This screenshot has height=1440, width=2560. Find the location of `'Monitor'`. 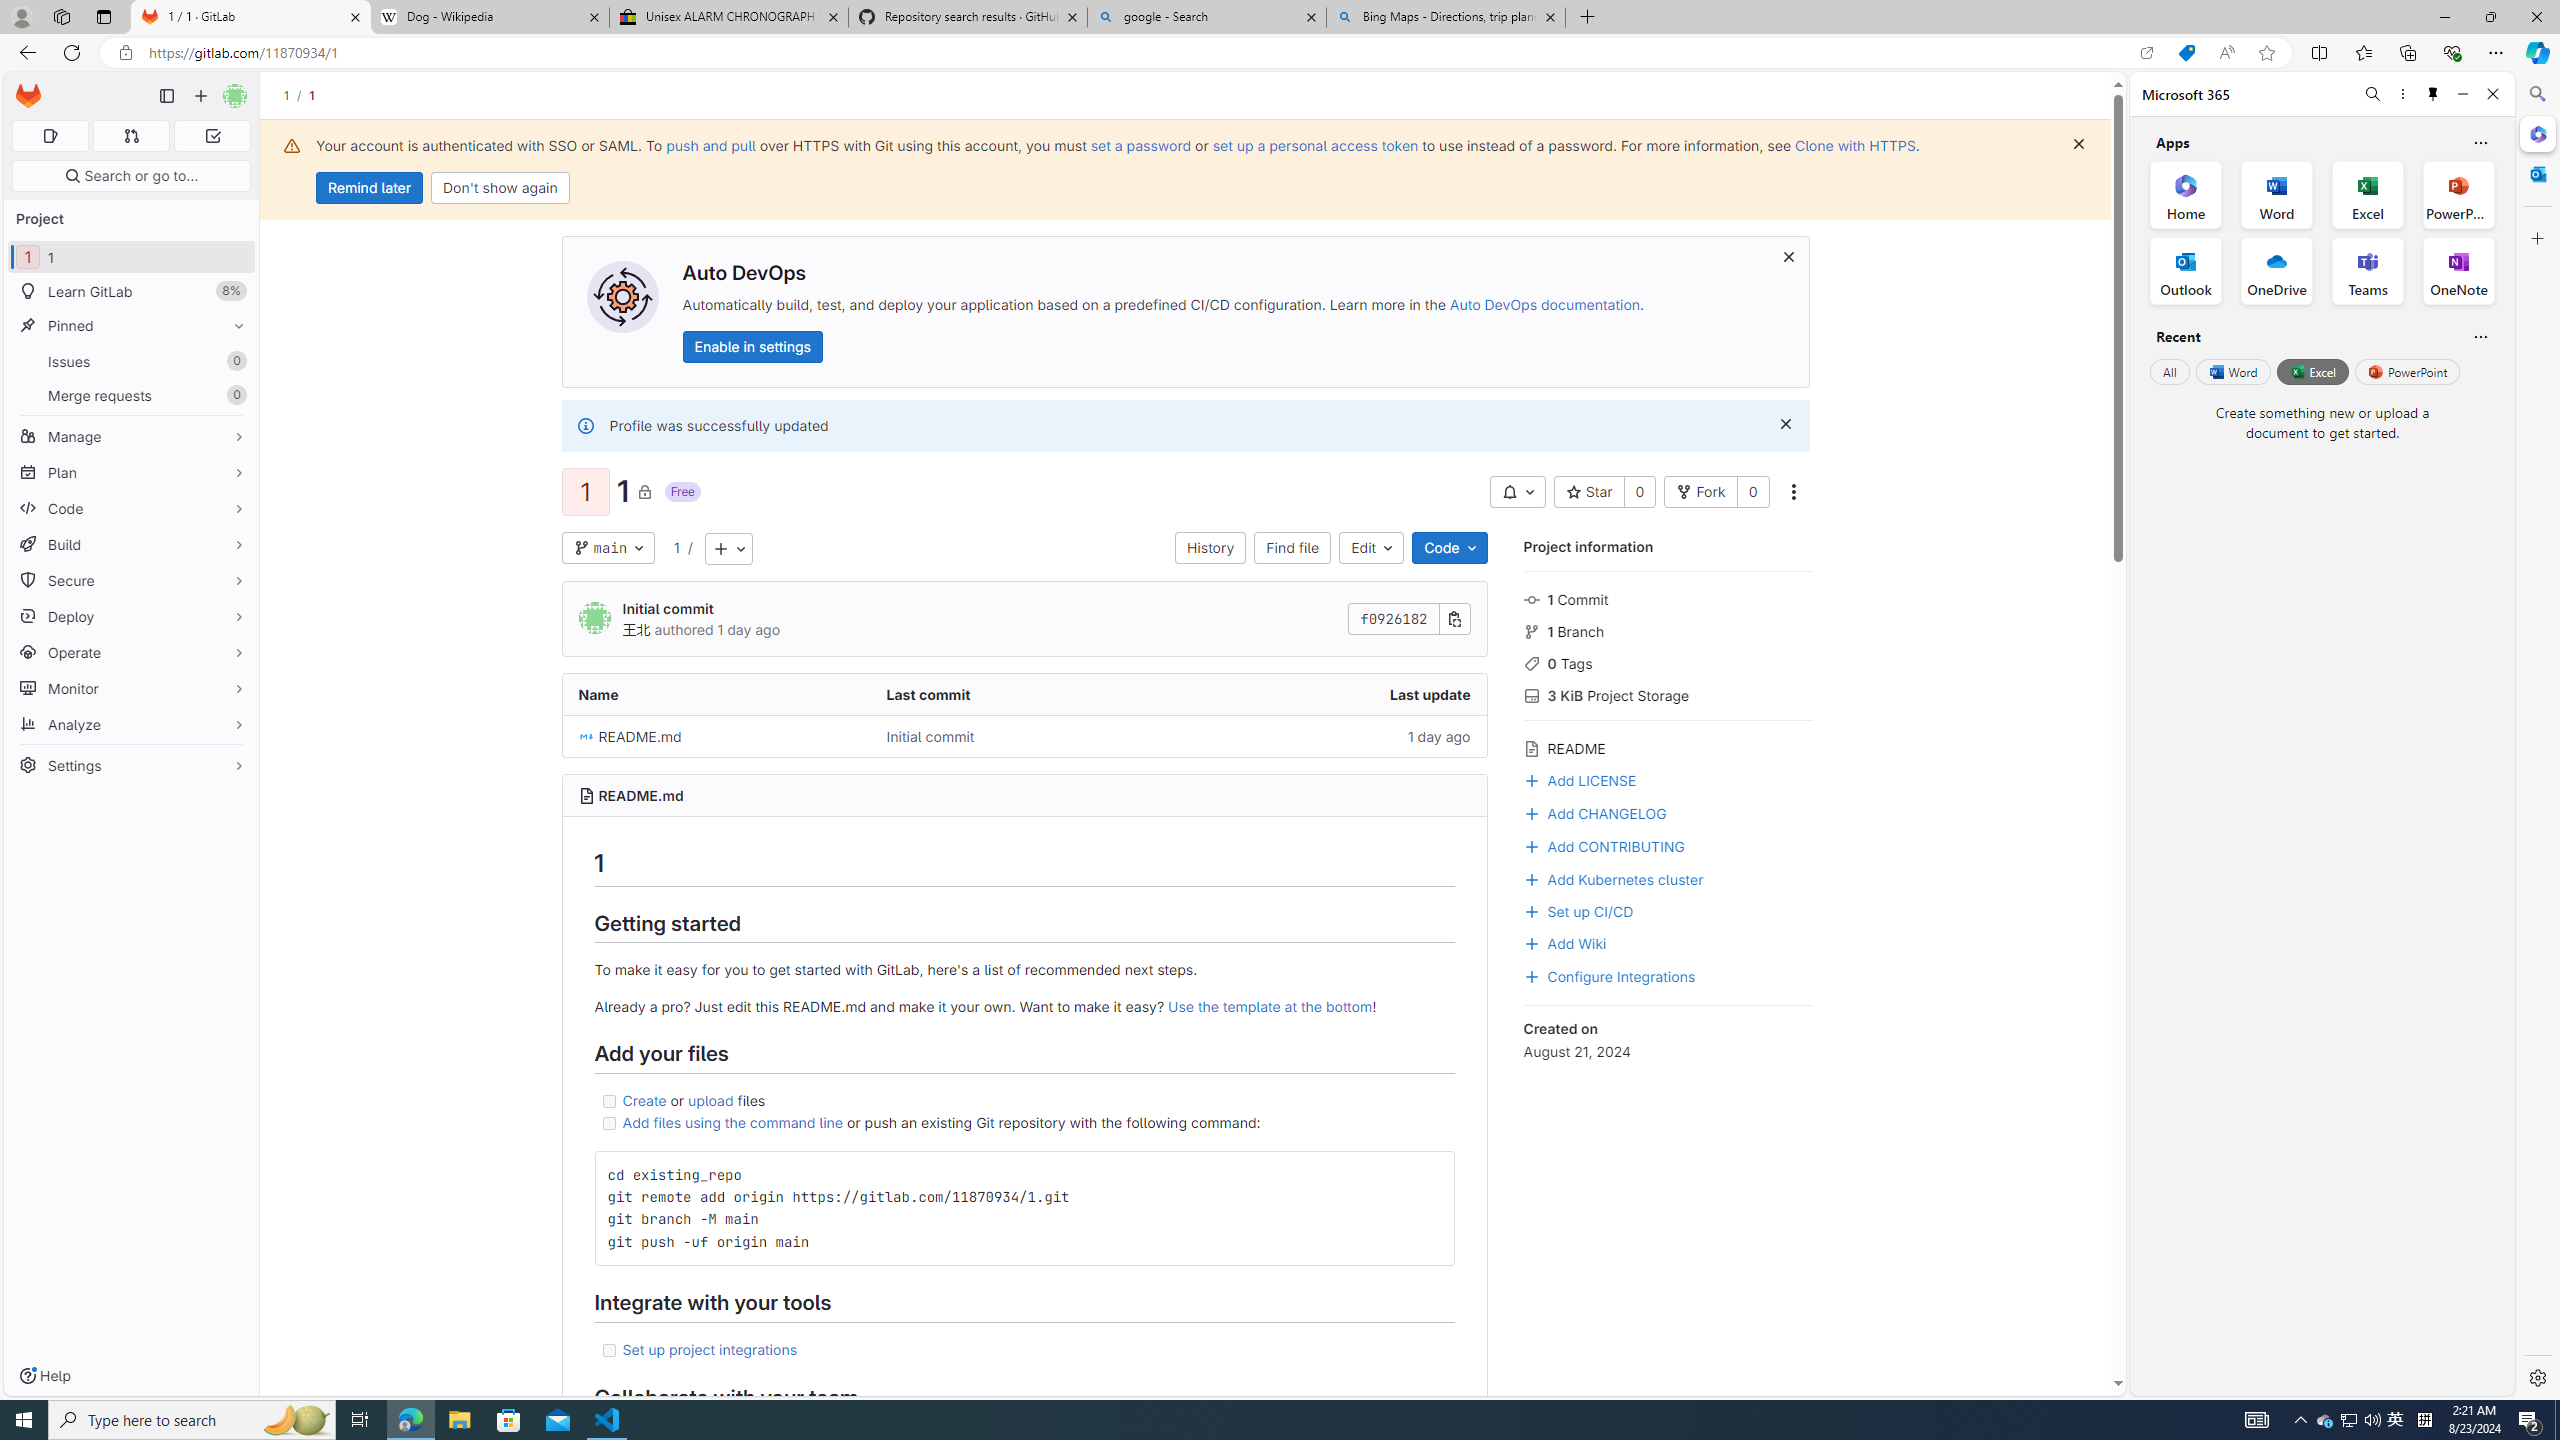

'Monitor' is located at coordinates (130, 689).